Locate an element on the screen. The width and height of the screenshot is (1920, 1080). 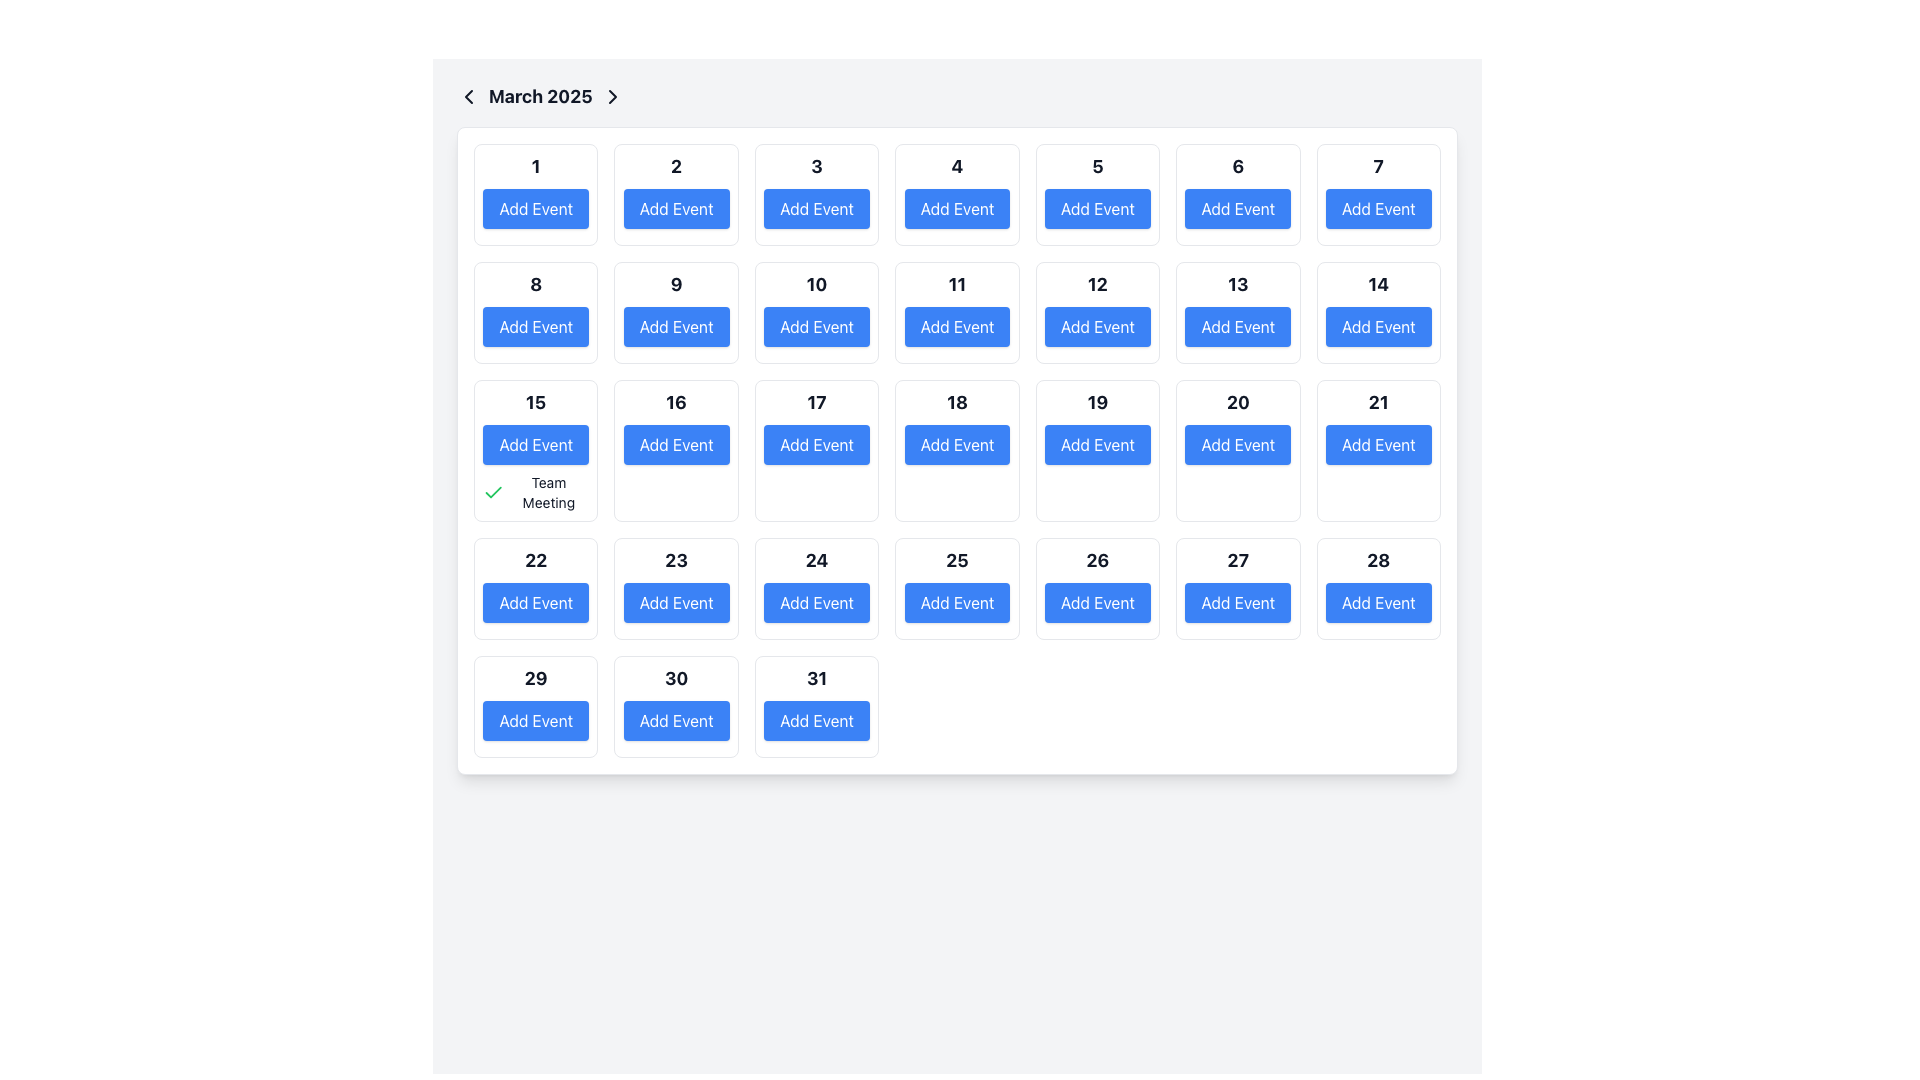
the Text Display element that shows the number '10', which is located in the calendar grid structure above the 'Add Event' button is located at coordinates (816, 285).